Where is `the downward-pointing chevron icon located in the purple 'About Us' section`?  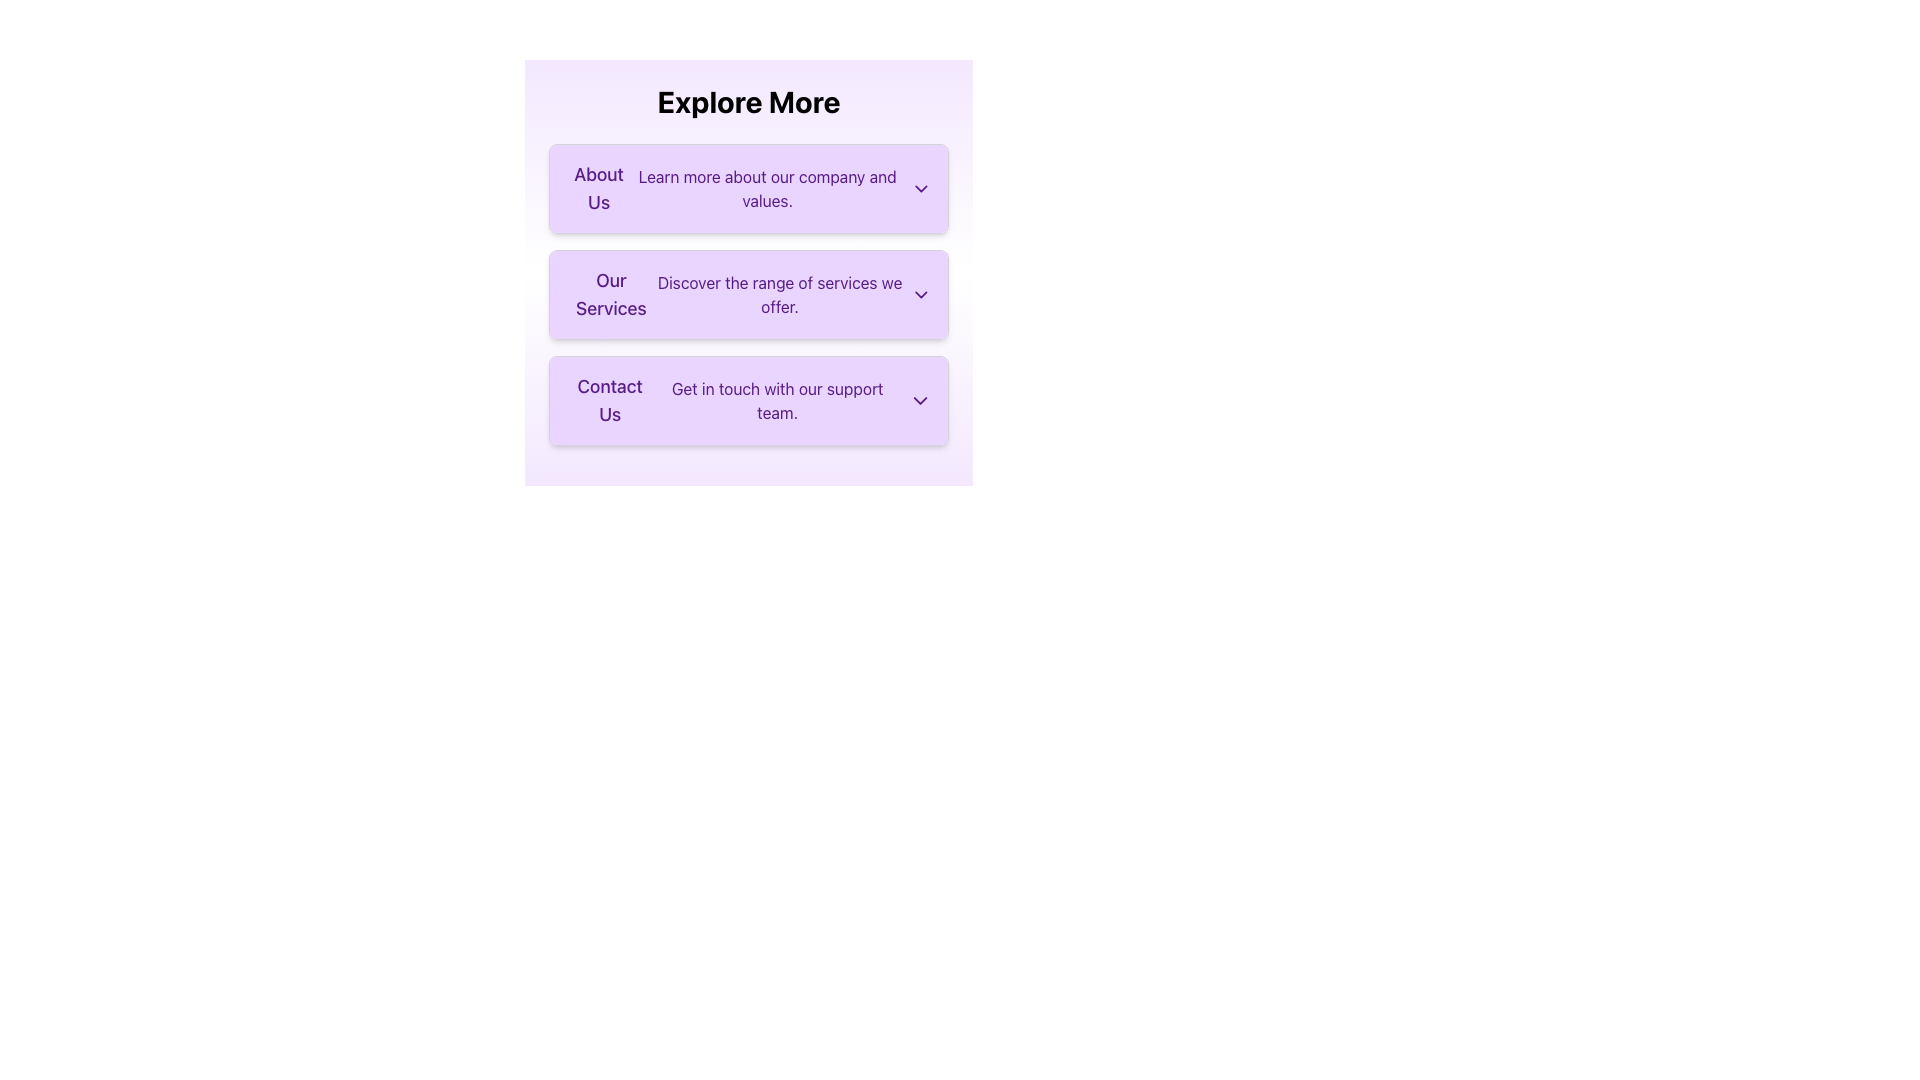
the downward-pointing chevron icon located in the purple 'About Us' section is located at coordinates (920, 189).